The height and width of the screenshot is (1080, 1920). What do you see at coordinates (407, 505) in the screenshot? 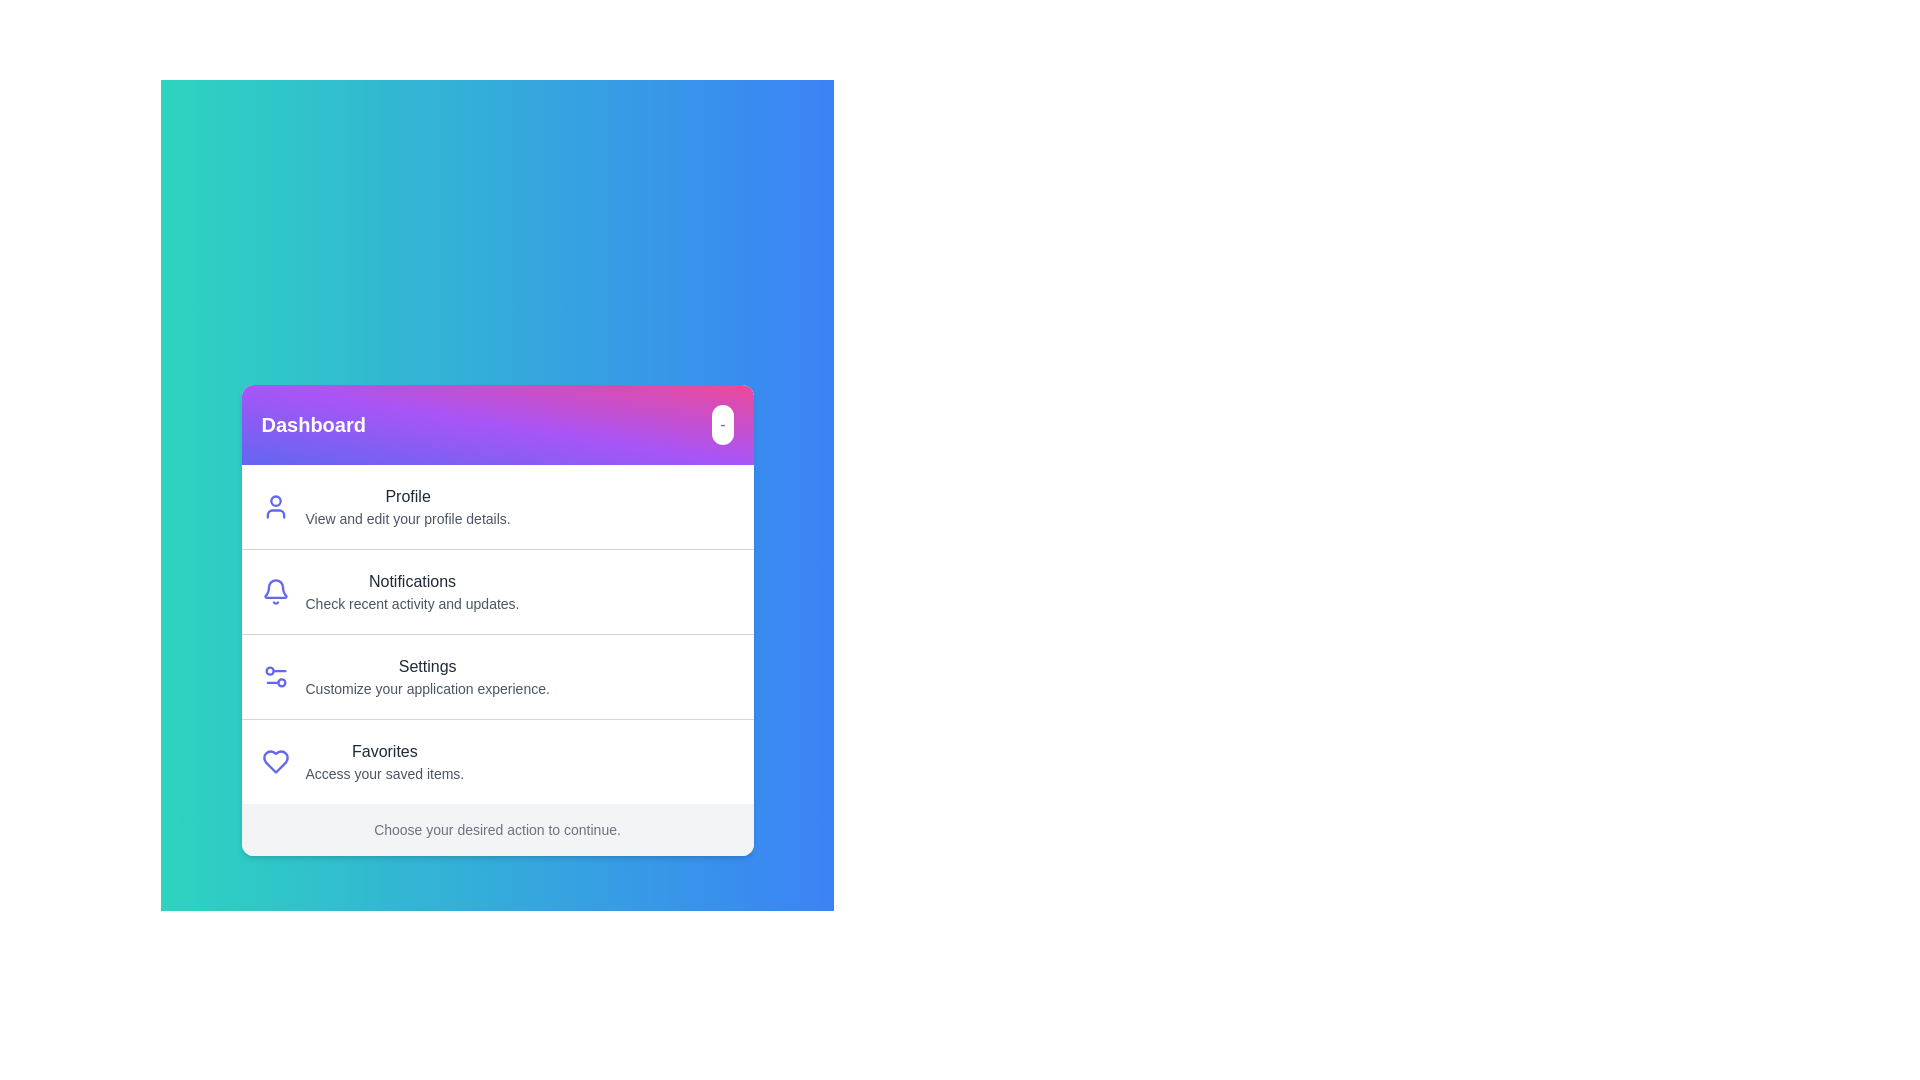
I see `the menu option corresponding to Profile` at bounding box center [407, 505].